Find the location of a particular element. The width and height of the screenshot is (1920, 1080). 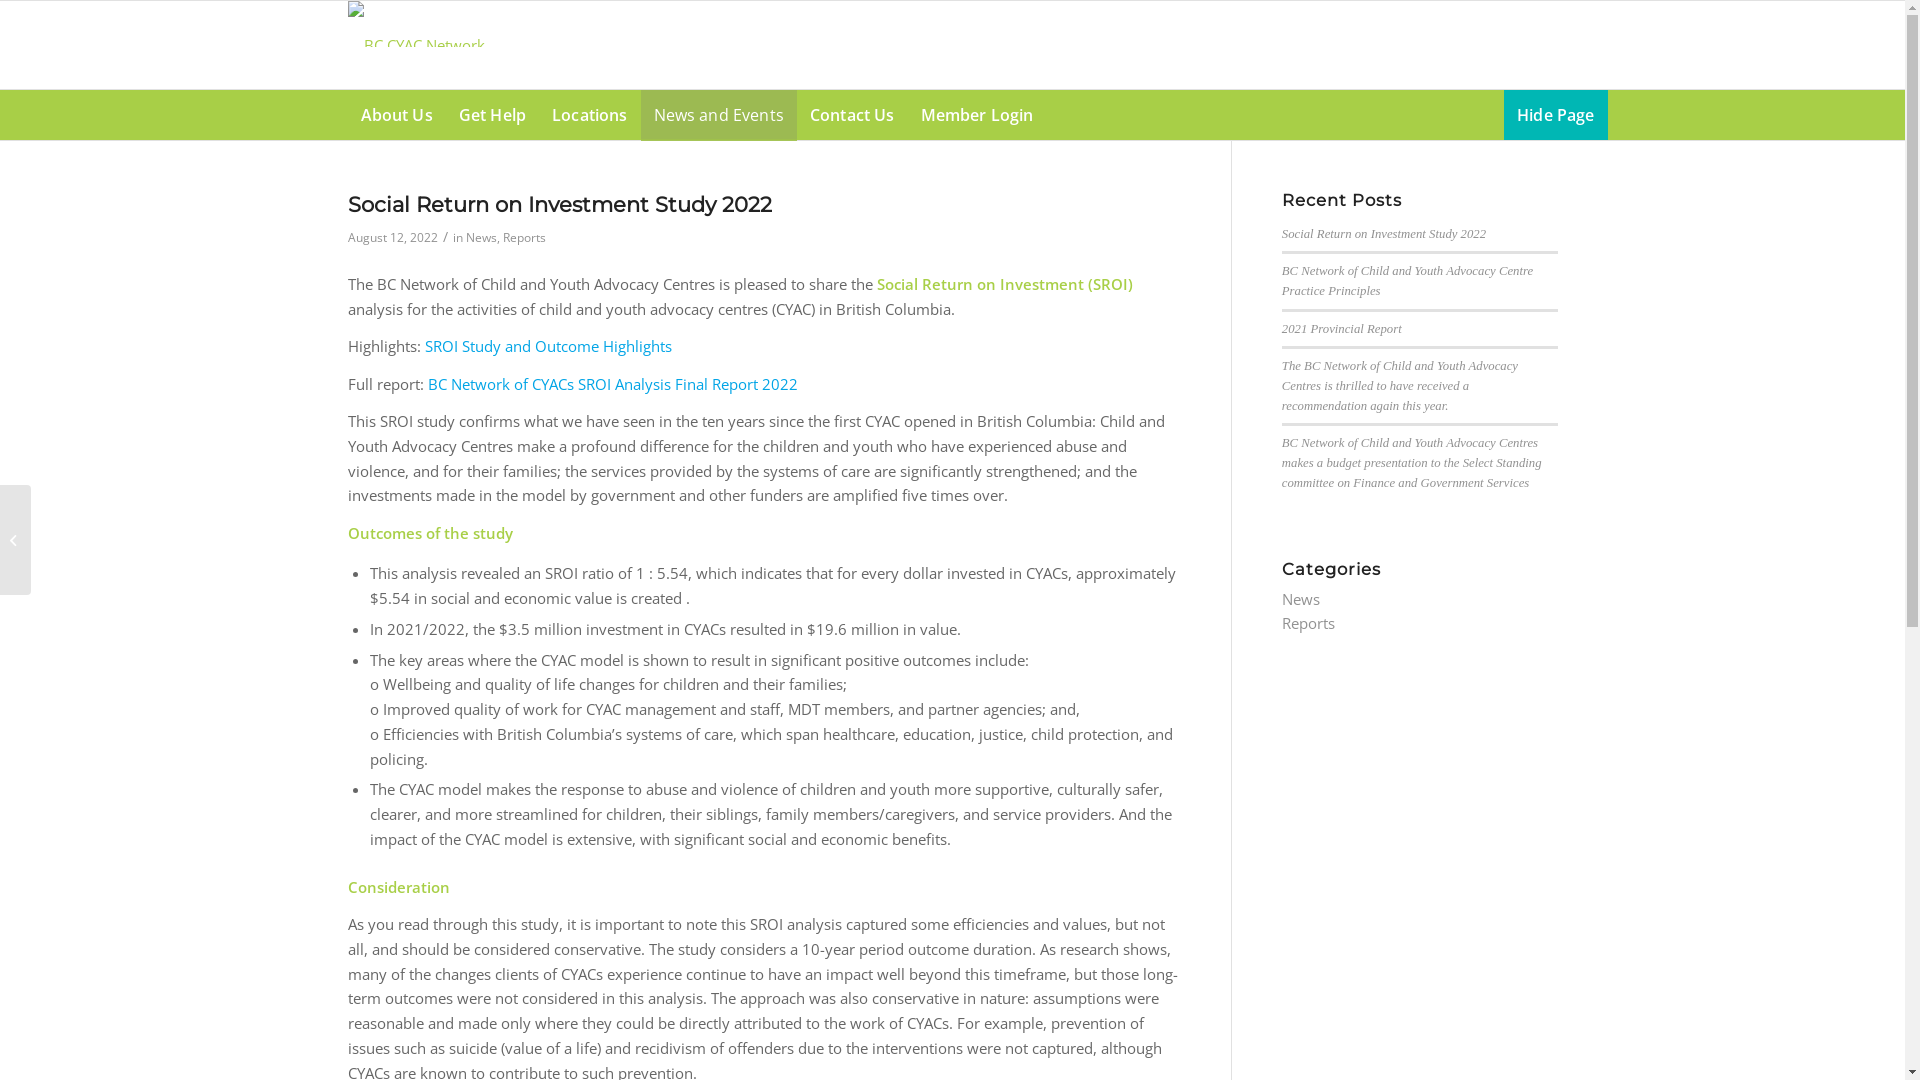

'Hide Page' is located at coordinates (1554, 115).